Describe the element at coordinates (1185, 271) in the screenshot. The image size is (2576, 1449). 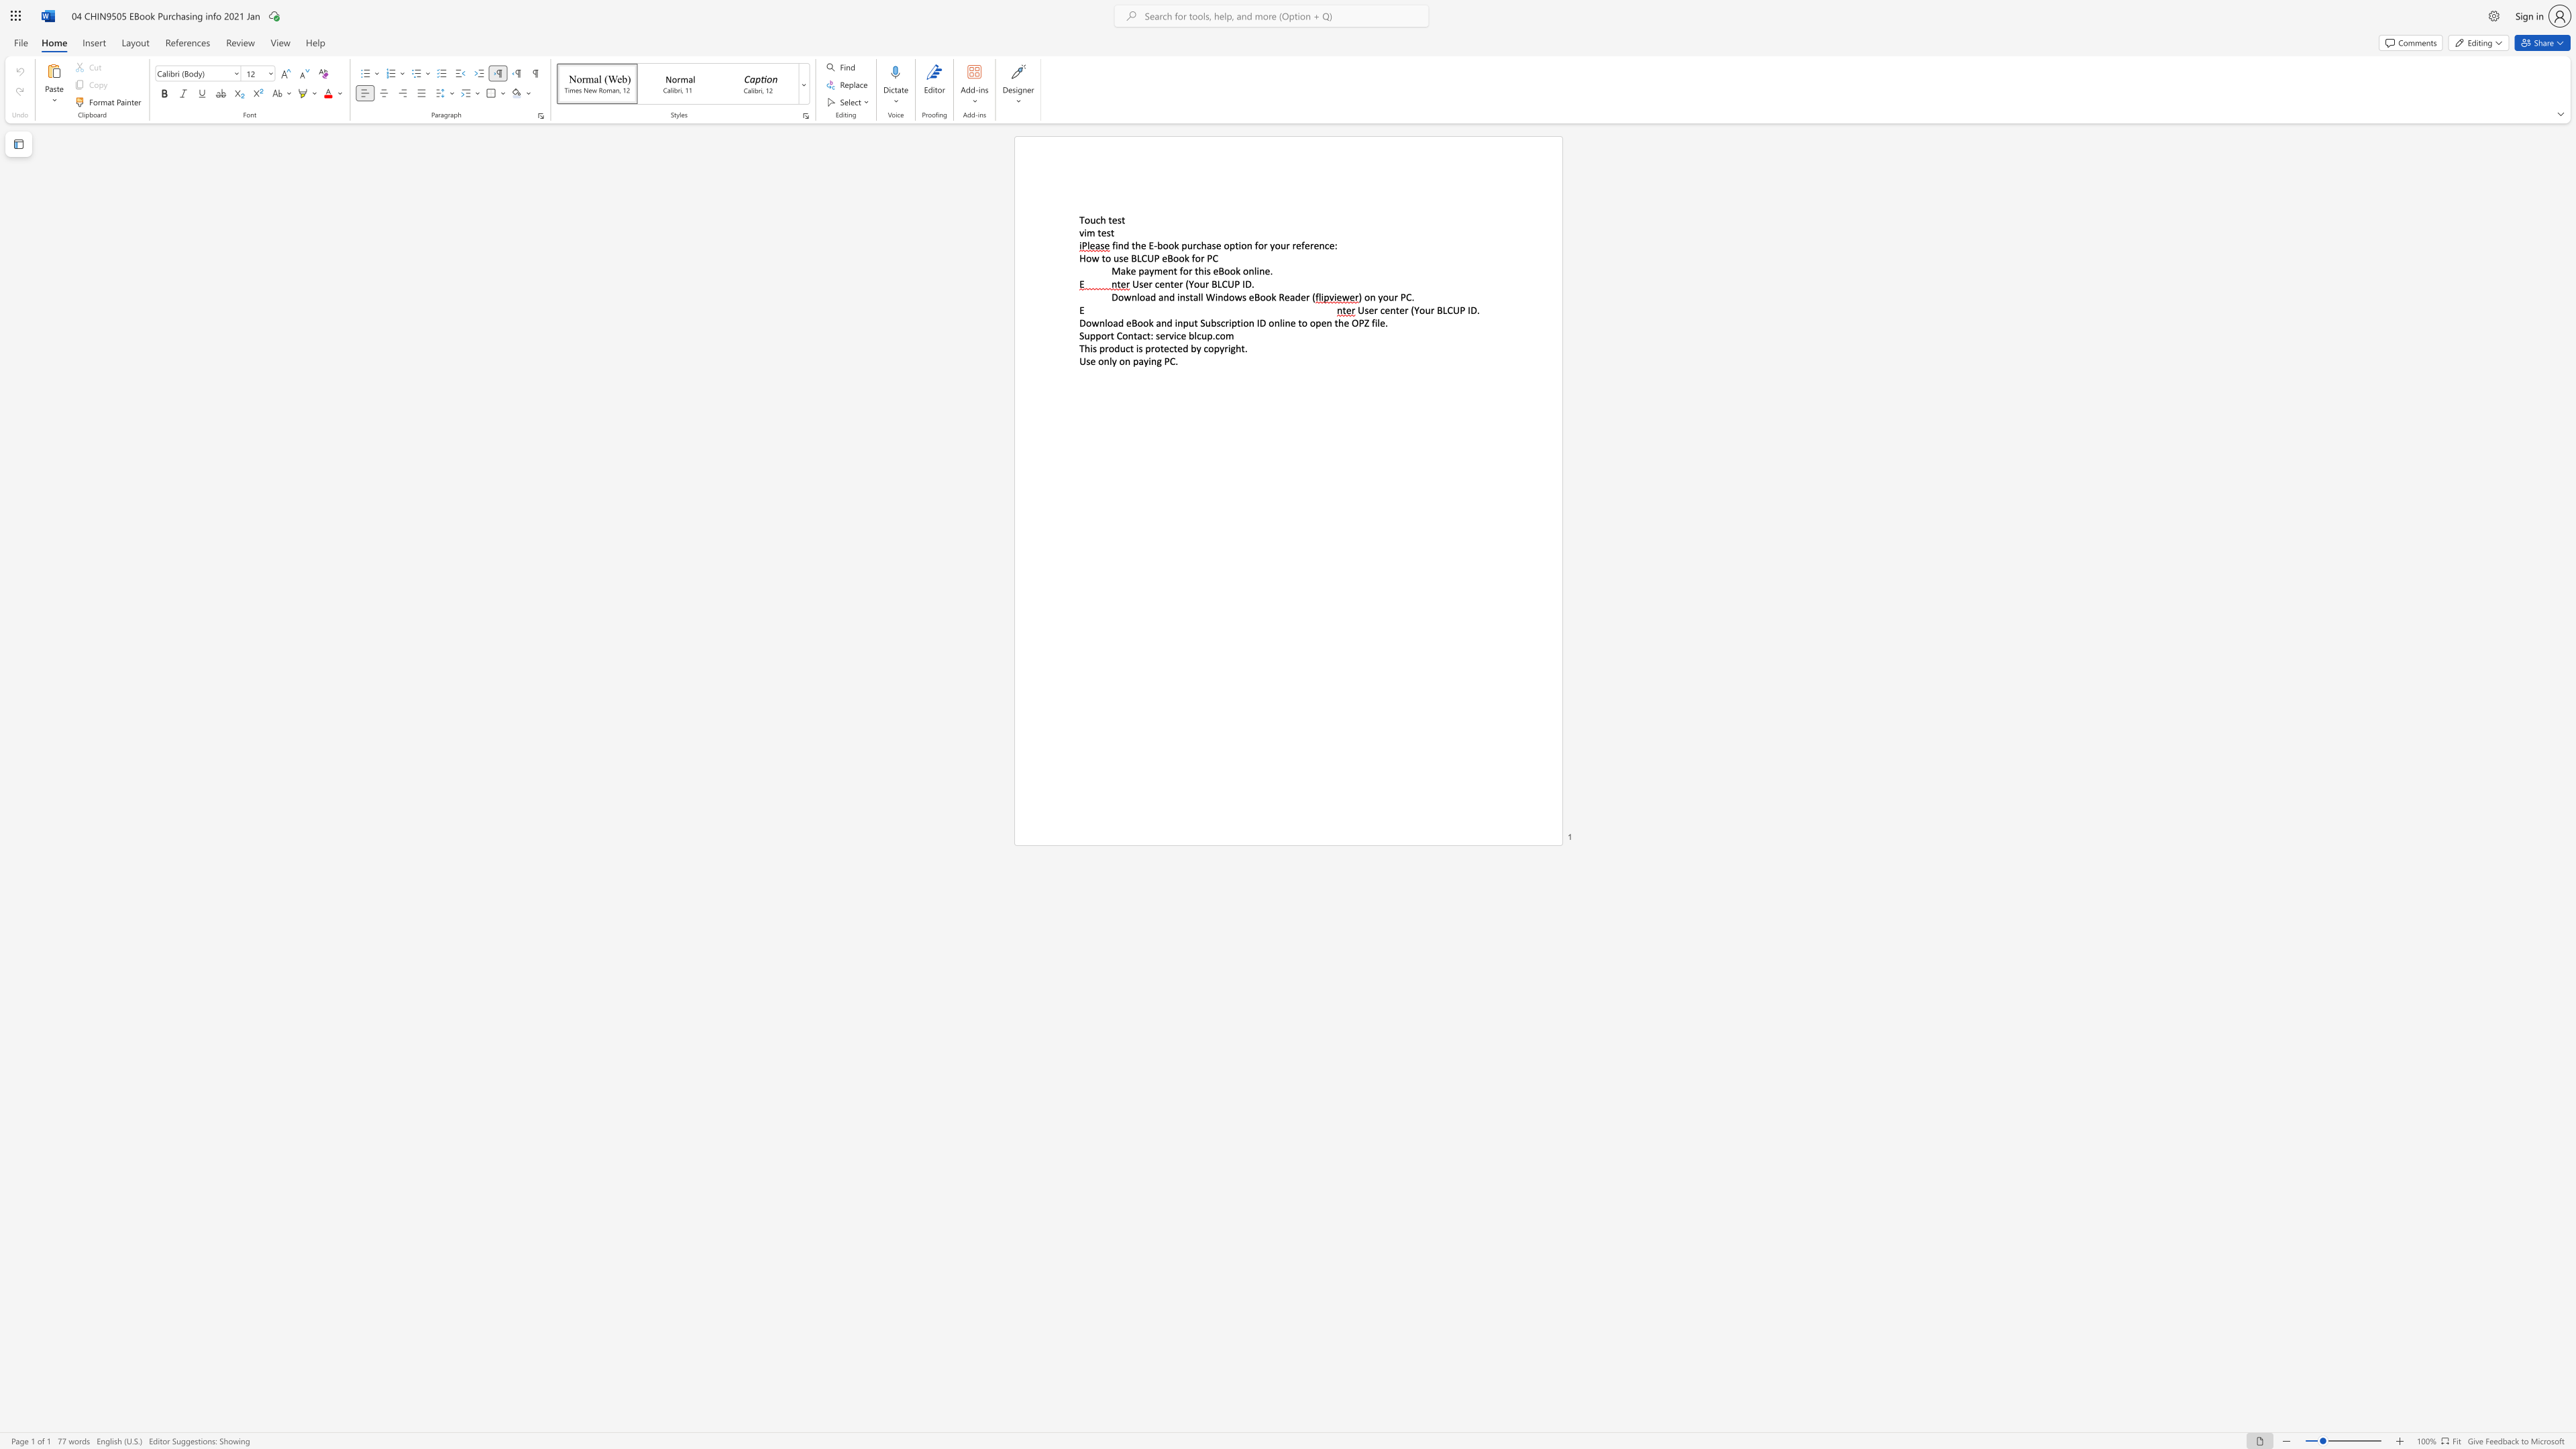
I see `the 1th character "o" in the text` at that location.